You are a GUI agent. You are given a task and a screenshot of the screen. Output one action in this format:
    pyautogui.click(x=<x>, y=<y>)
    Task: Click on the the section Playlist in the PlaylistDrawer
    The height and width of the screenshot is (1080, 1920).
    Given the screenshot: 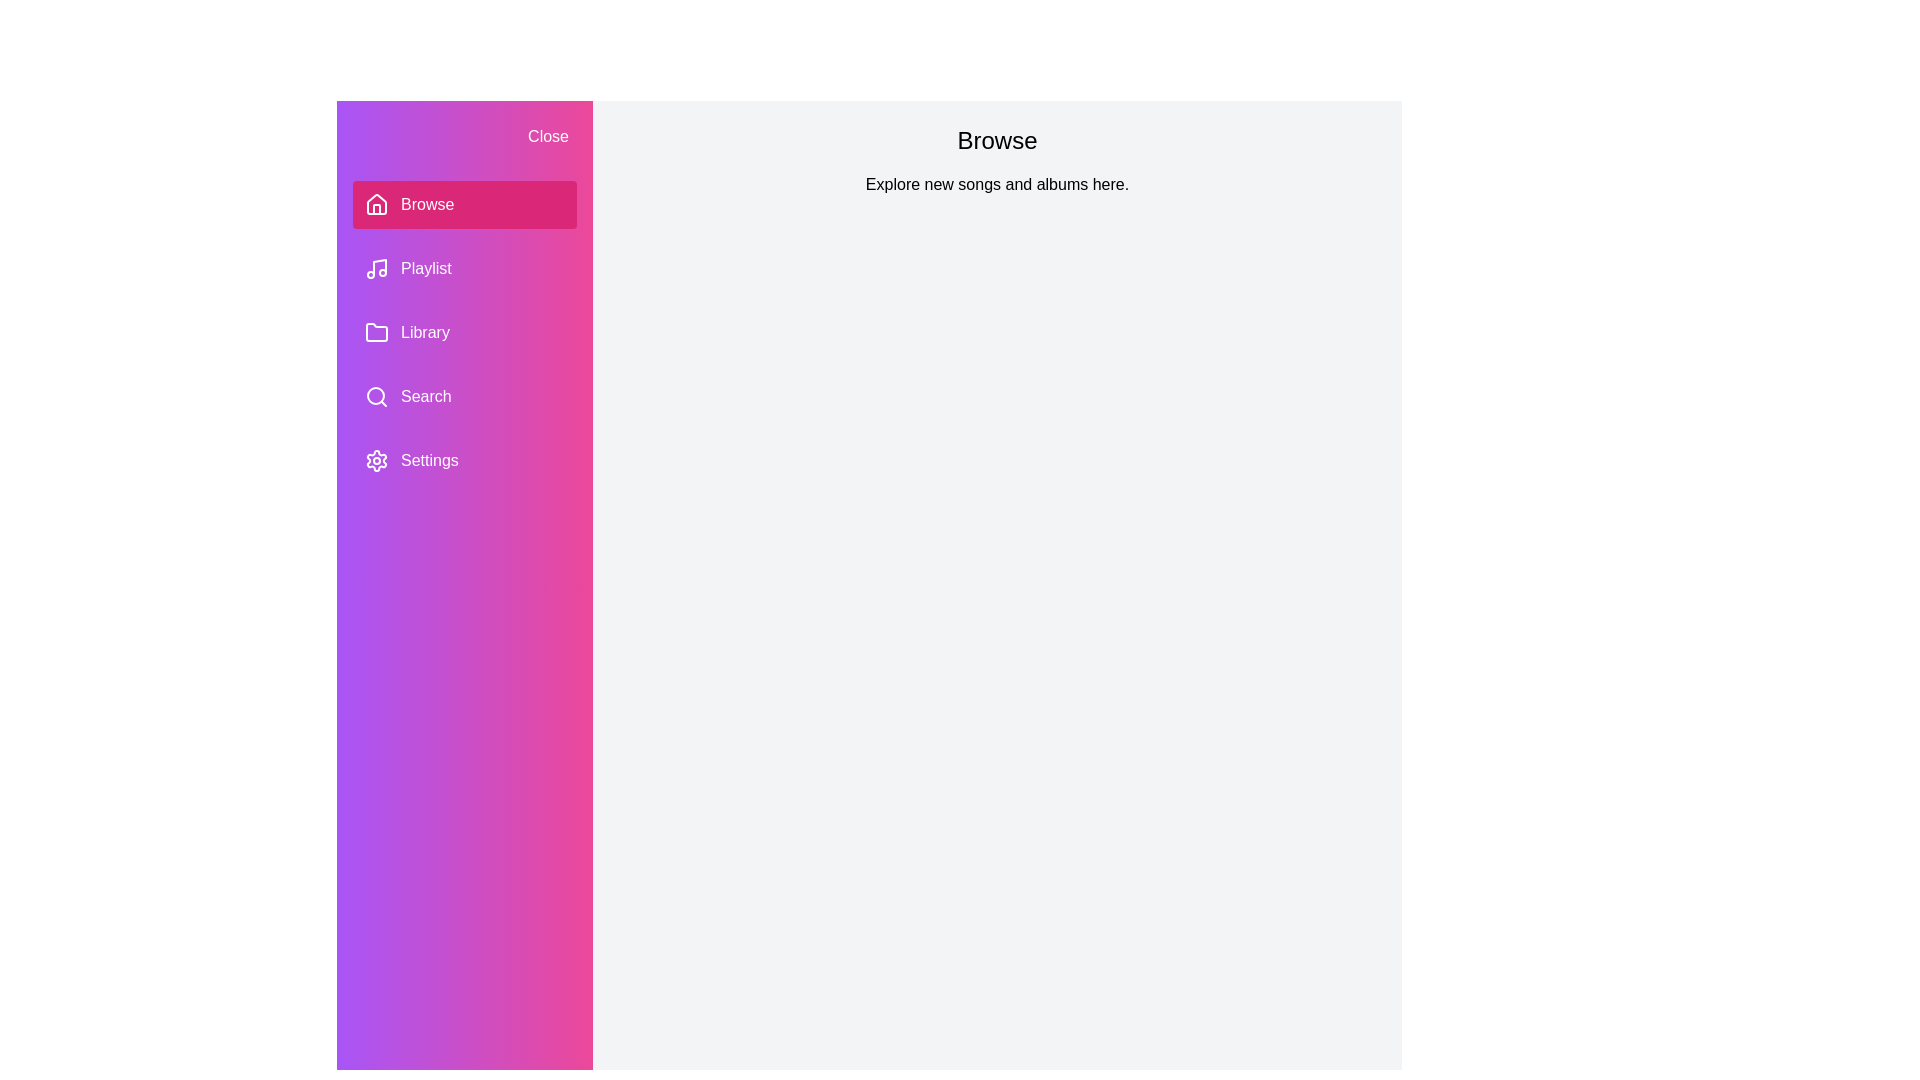 What is the action you would take?
    pyautogui.click(x=464, y=268)
    